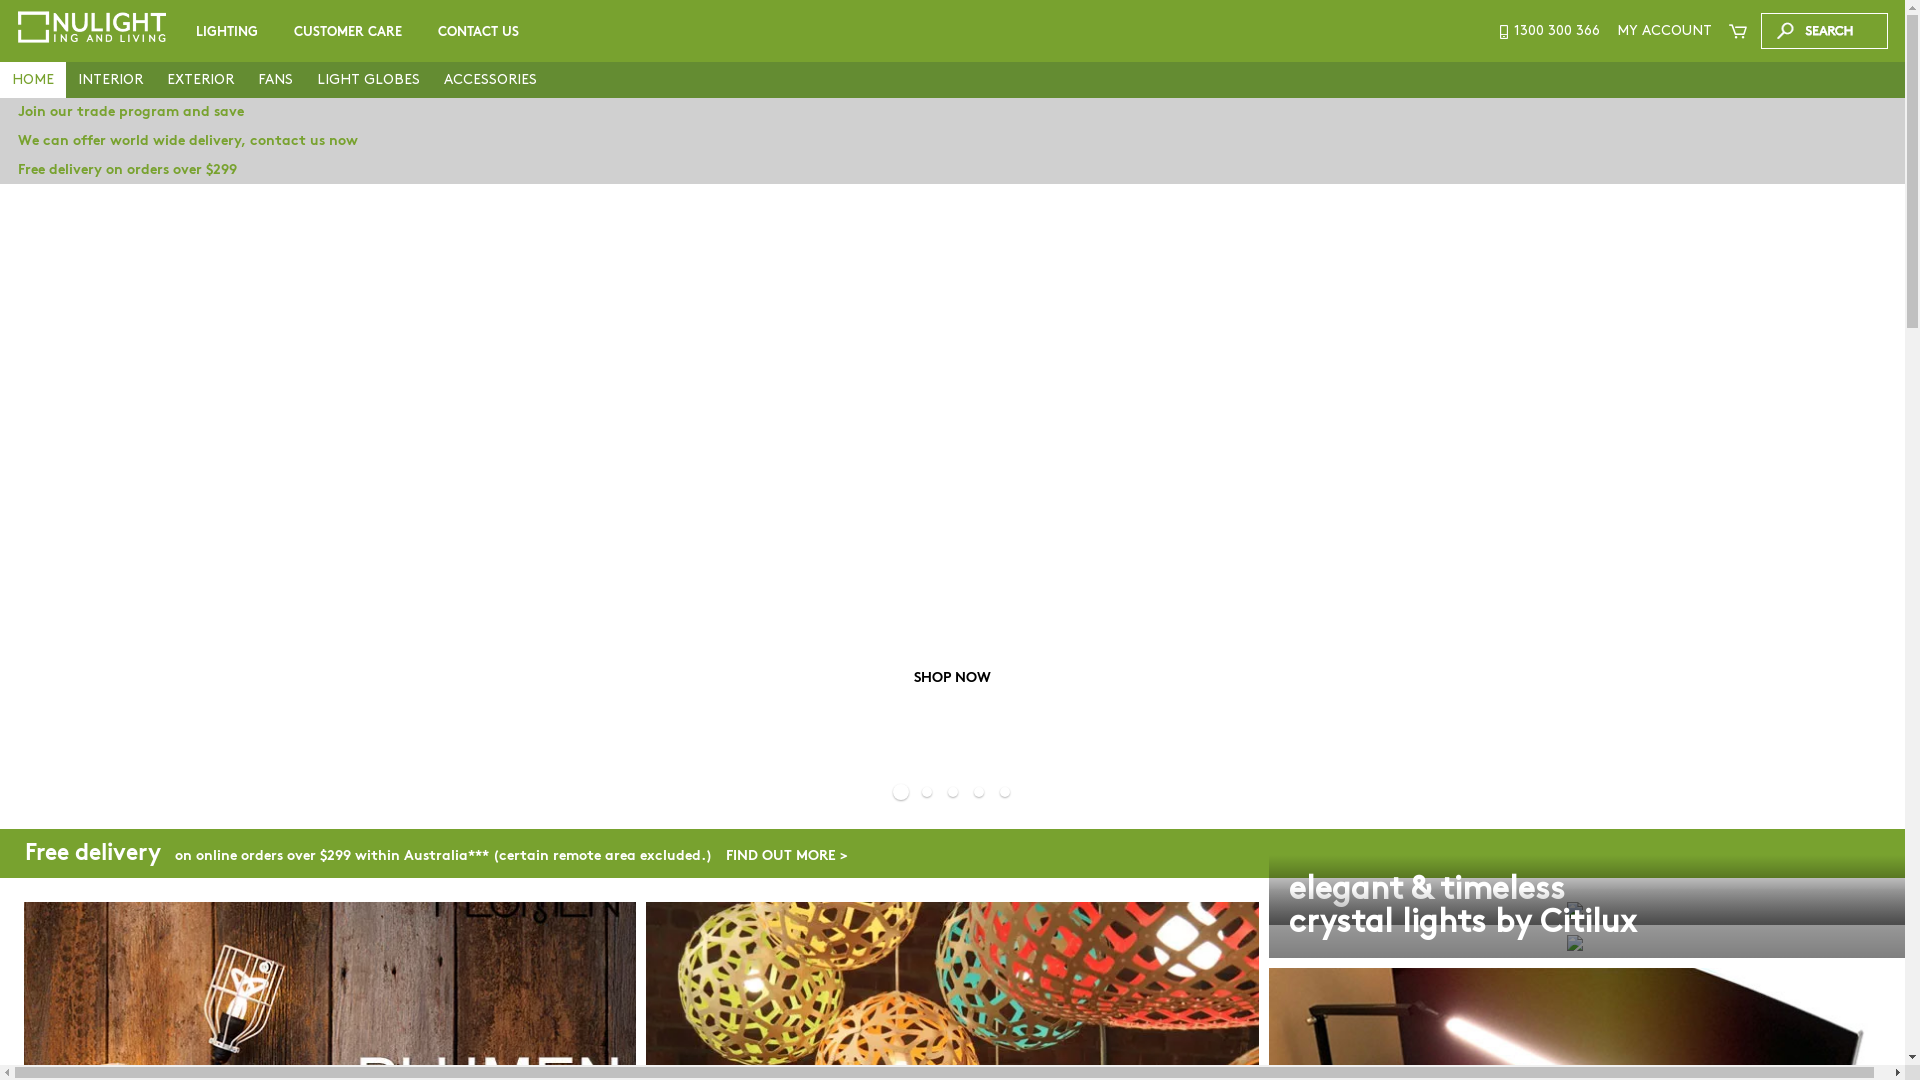 The image size is (1920, 1080). What do you see at coordinates (431, 79) in the screenshot?
I see `'ACCESSORIES'` at bounding box center [431, 79].